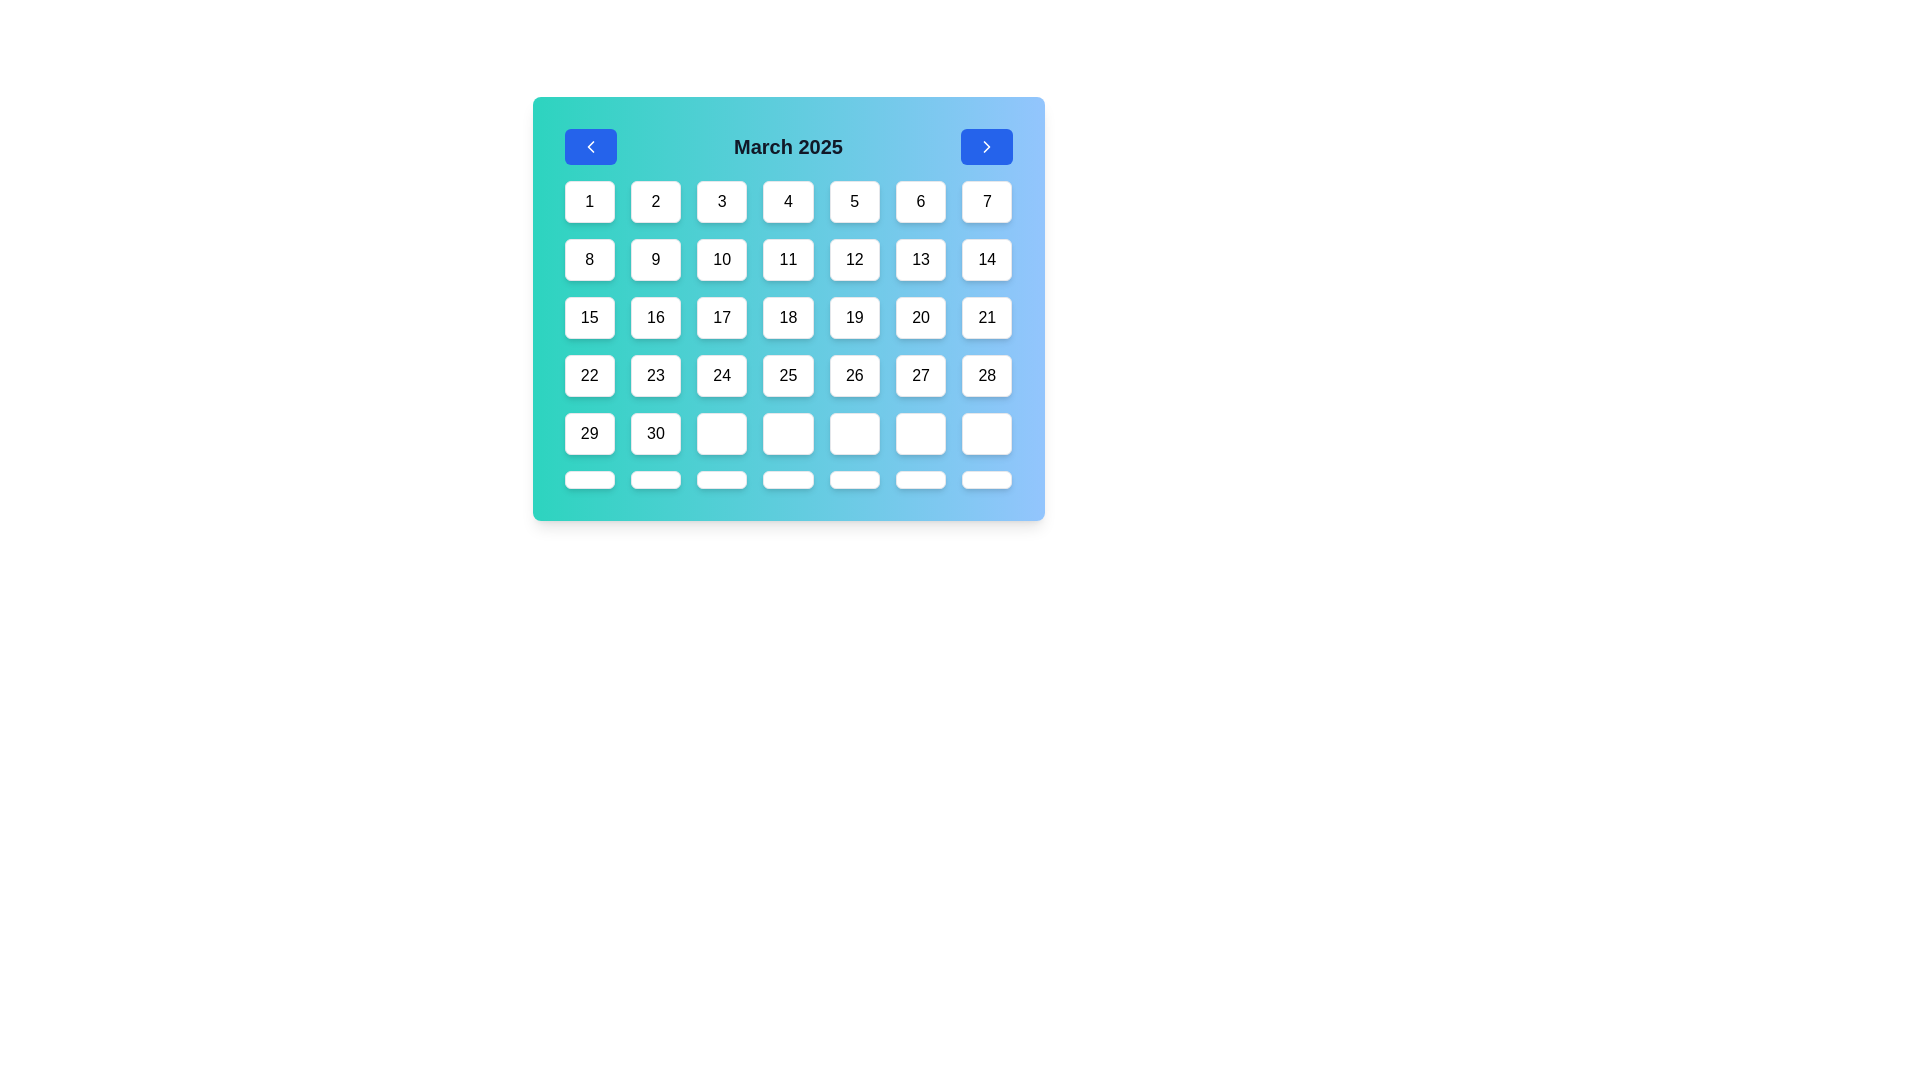 This screenshot has width=1920, height=1080. Describe the element at coordinates (787, 145) in the screenshot. I see `the header displaying 'March 2025', which is positioned at the top-center of the calendar interface, above the navigation buttons` at that location.